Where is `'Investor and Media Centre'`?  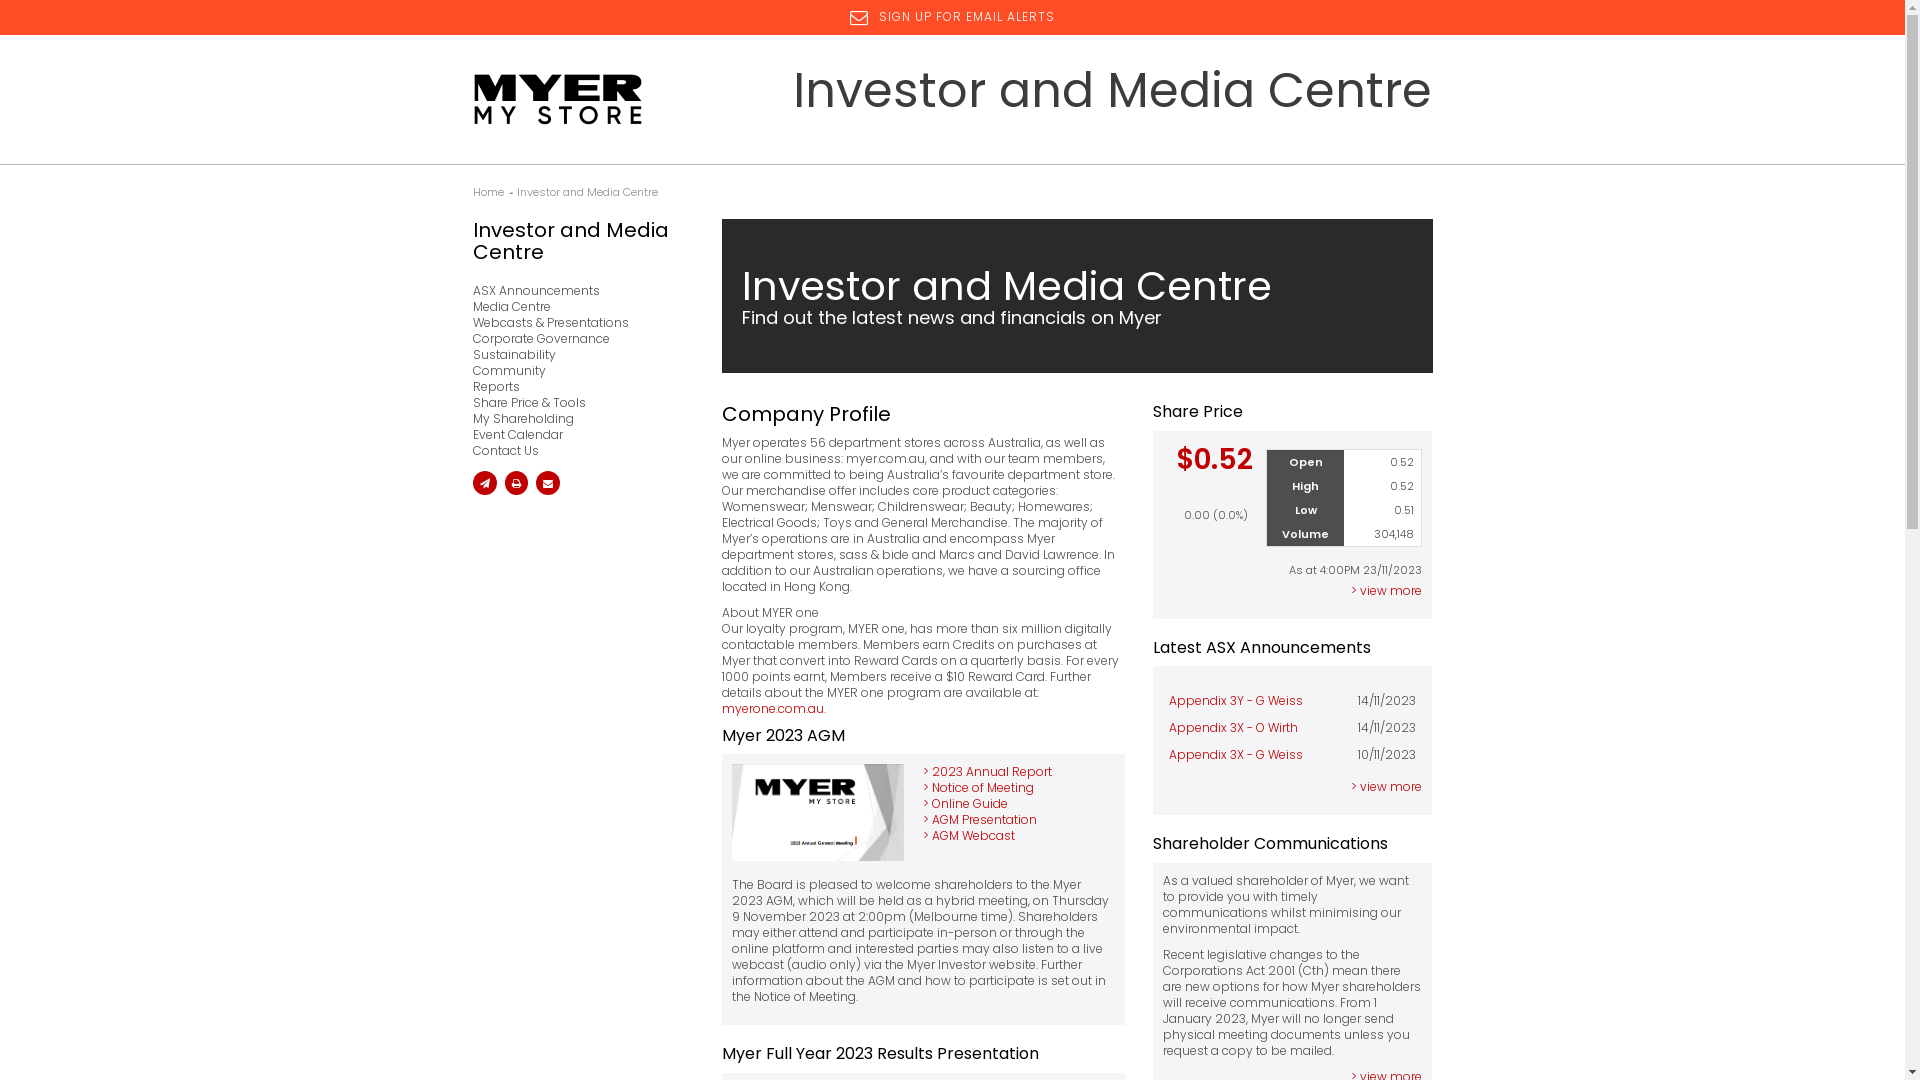
'Investor and Media Centre' is located at coordinates (585, 192).